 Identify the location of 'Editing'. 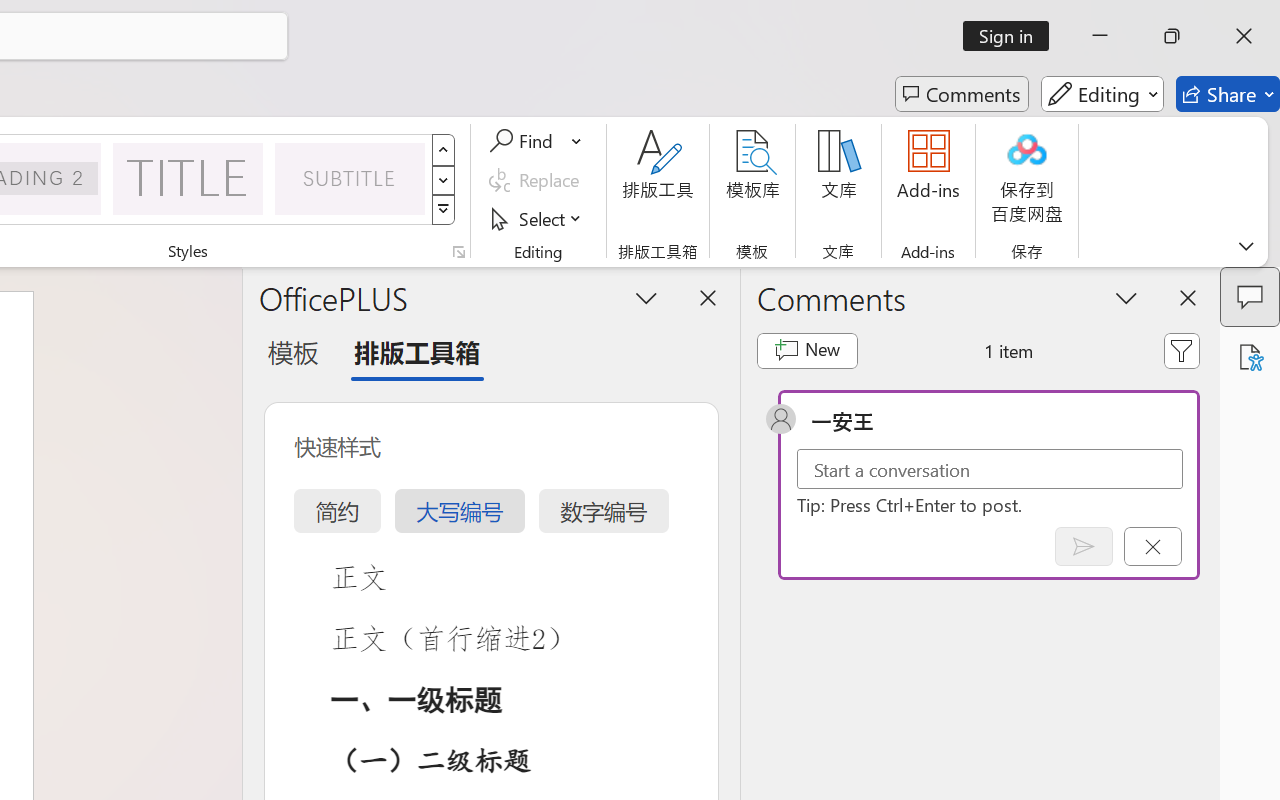
(1101, 94).